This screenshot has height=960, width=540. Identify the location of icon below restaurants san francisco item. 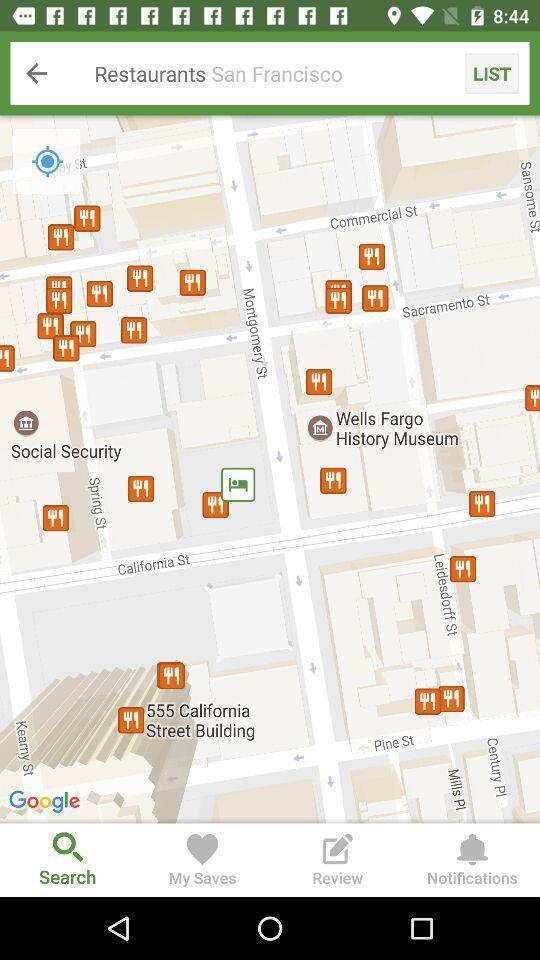
(47, 160).